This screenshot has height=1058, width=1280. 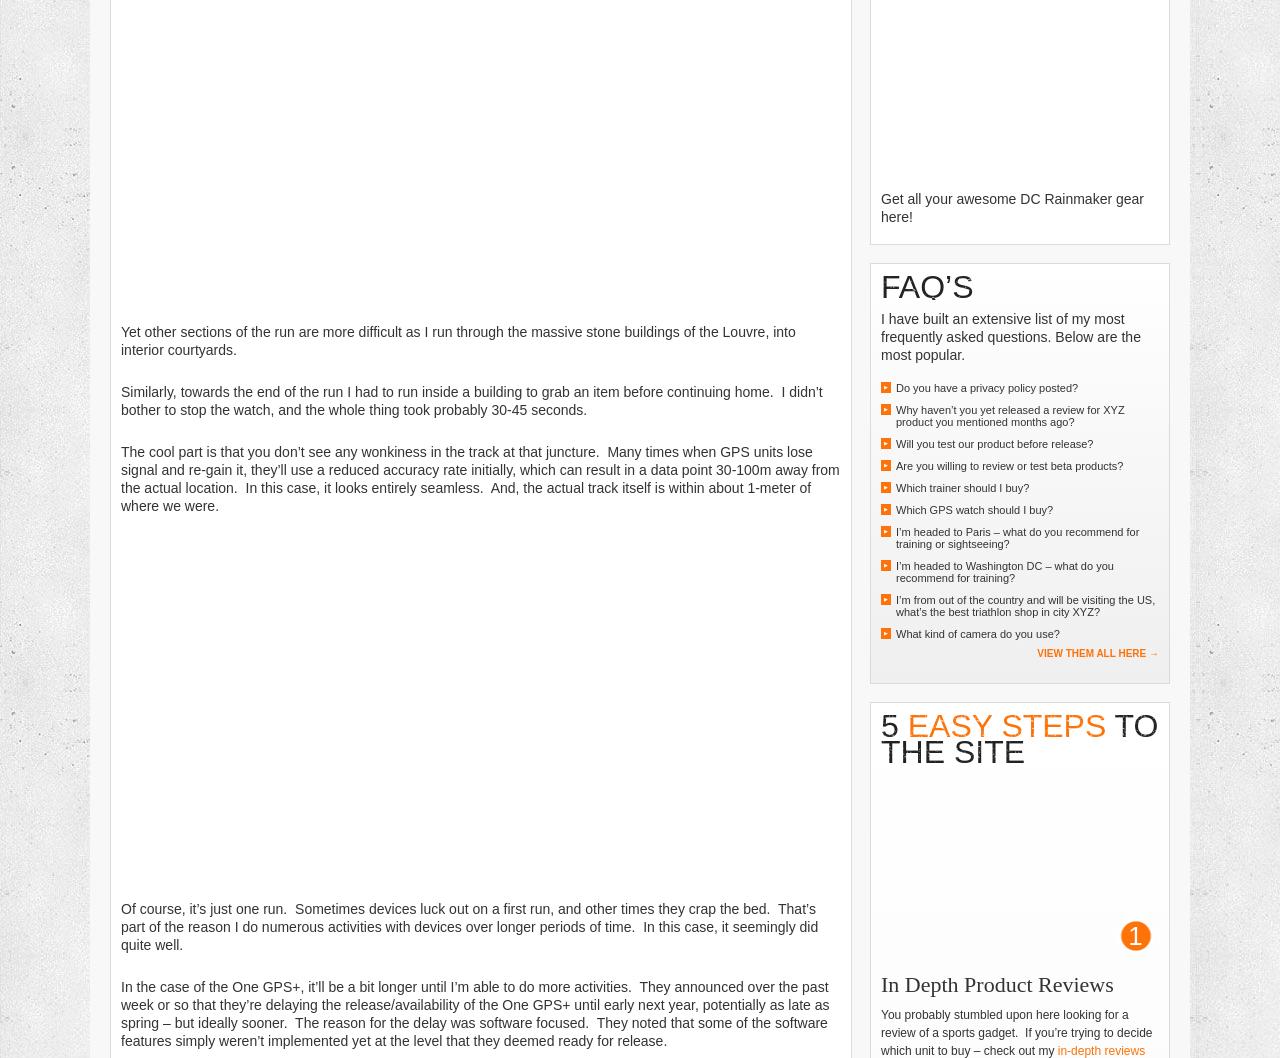 I want to click on 'I’m from out of the country and will be visiting the US, what’s the best triathlon shop in city XYZ?', so click(x=895, y=604).